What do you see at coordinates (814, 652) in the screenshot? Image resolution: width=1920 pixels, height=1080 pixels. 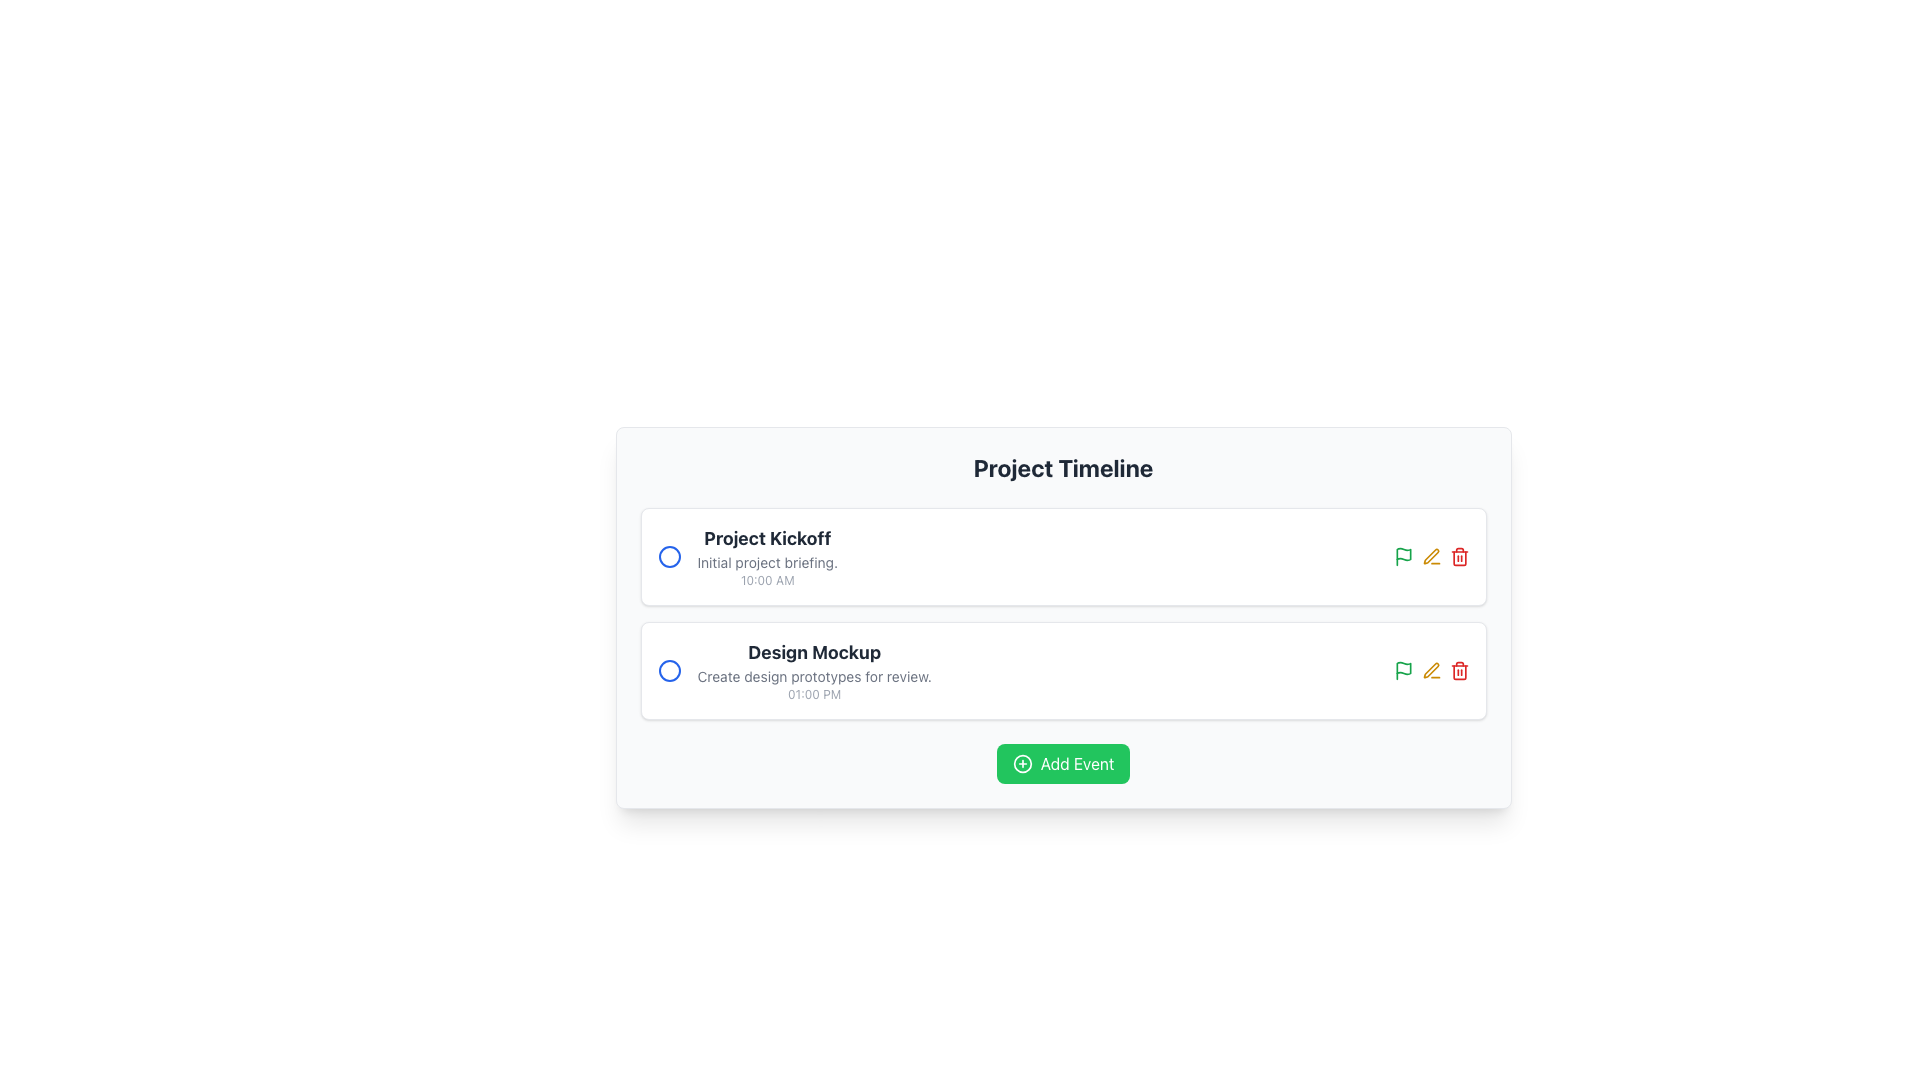 I see `text content of the title label for the event in the timeline, positioned below the 'Project Kickoff' title` at bounding box center [814, 652].